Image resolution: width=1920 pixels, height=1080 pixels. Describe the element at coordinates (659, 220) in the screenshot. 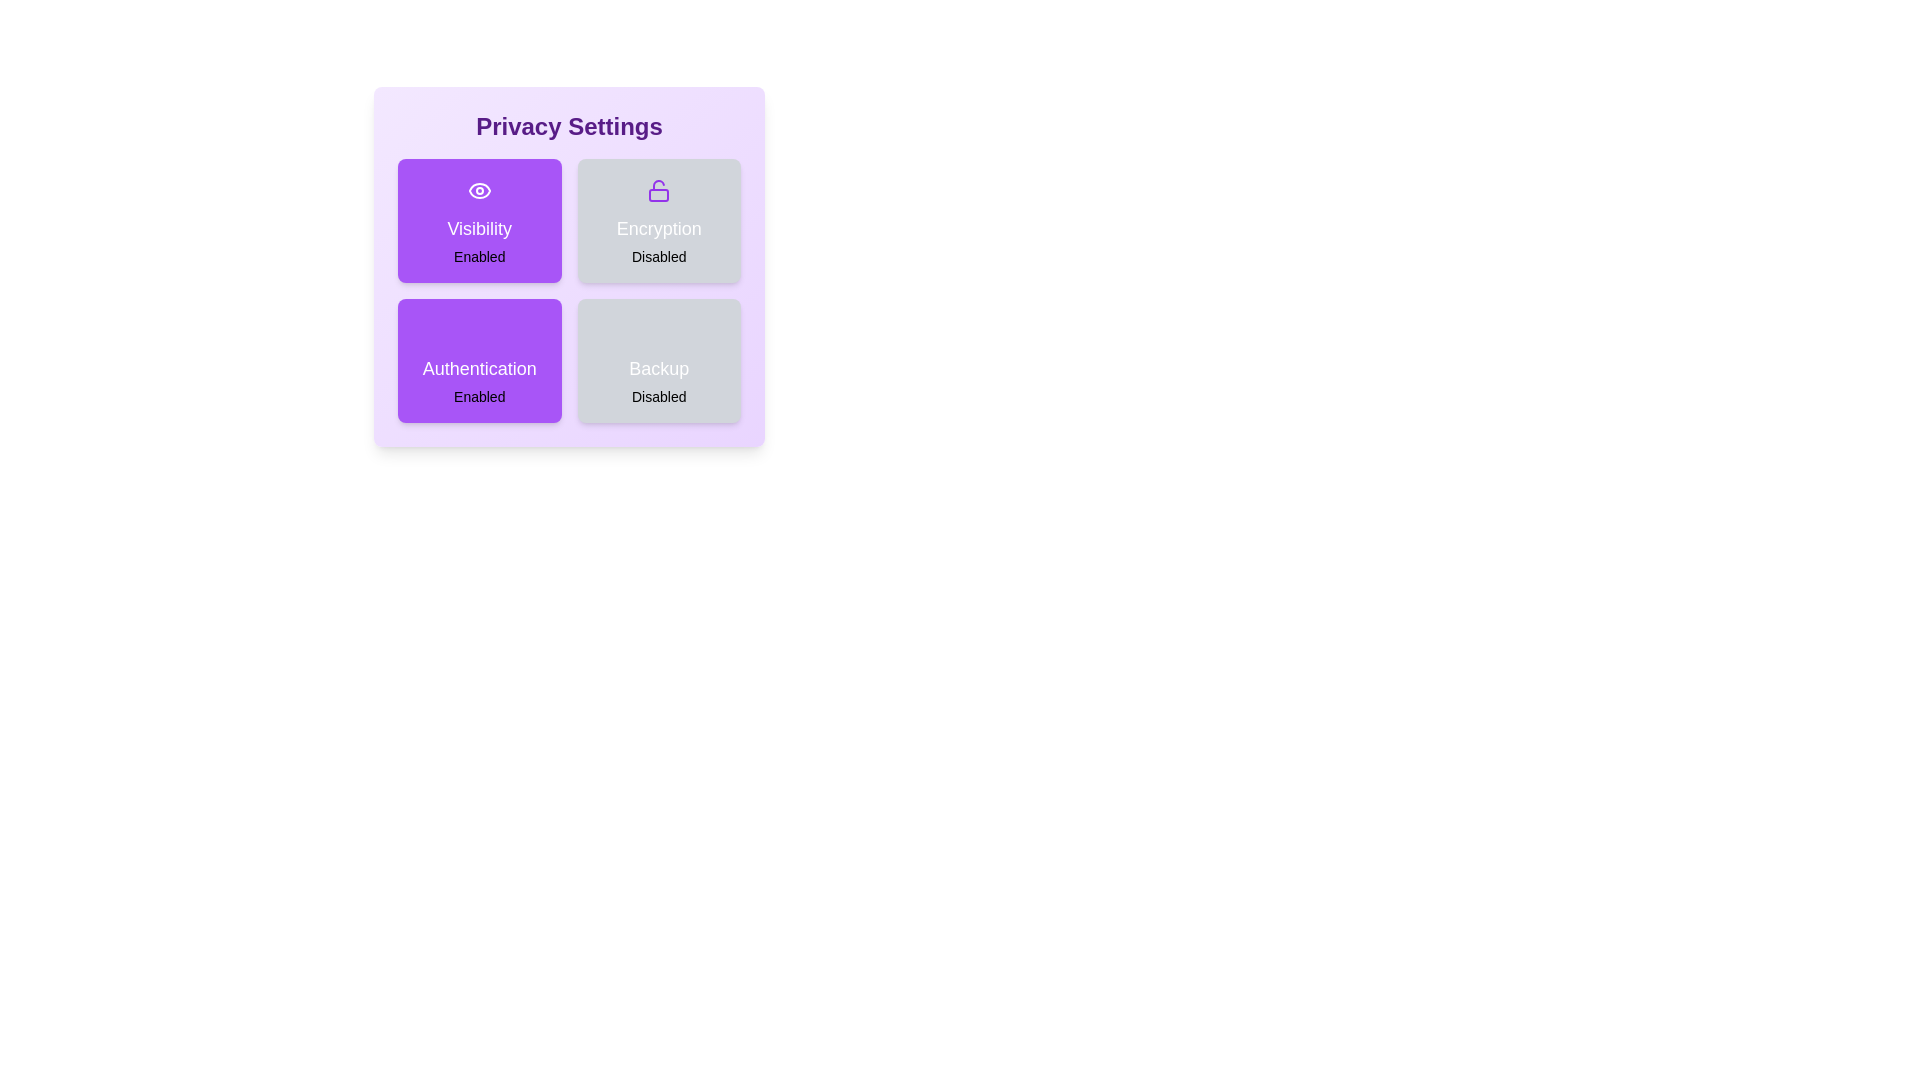

I see `the Encryption card to observe its animation` at that location.